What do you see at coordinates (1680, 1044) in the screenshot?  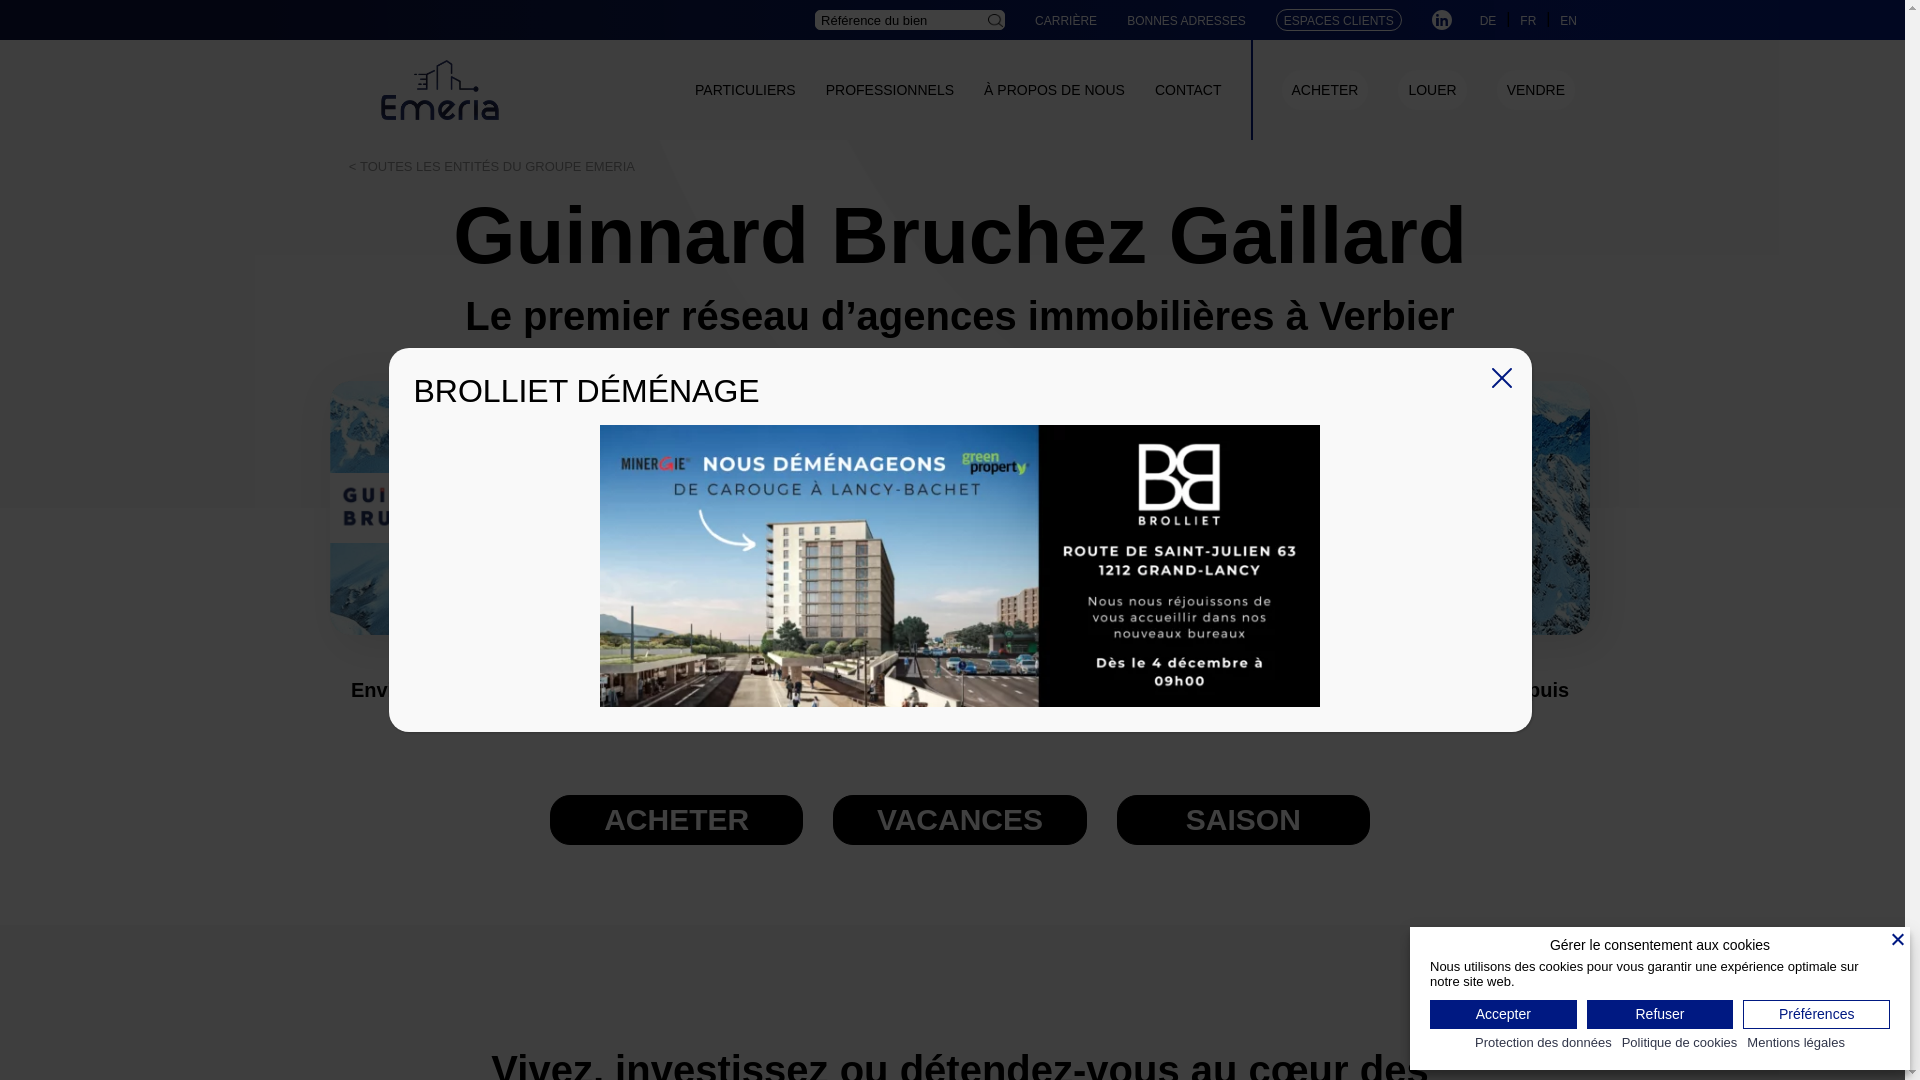 I see `'Politique de cookies'` at bounding box center [1680, 1044].